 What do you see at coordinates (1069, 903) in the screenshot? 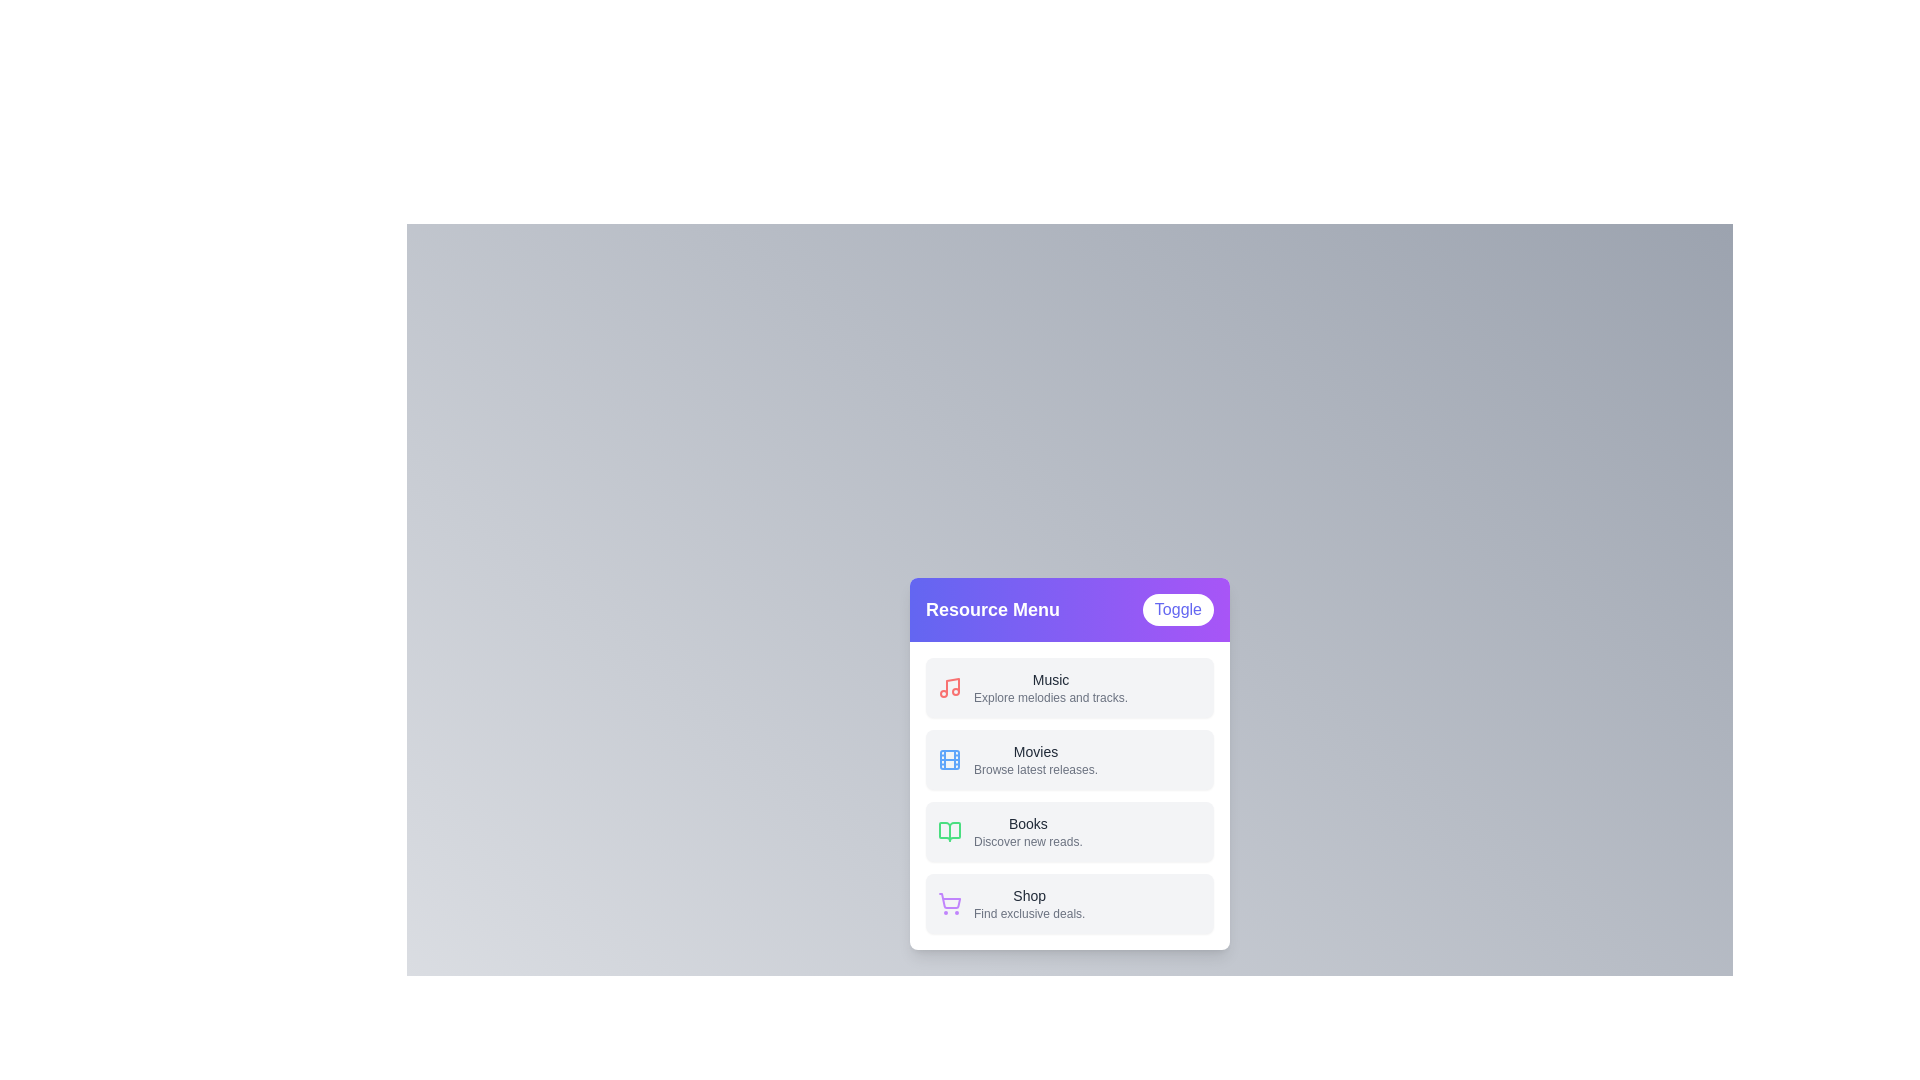
I see `the menu item labeled Shop` at bounding box center [1069, 903].